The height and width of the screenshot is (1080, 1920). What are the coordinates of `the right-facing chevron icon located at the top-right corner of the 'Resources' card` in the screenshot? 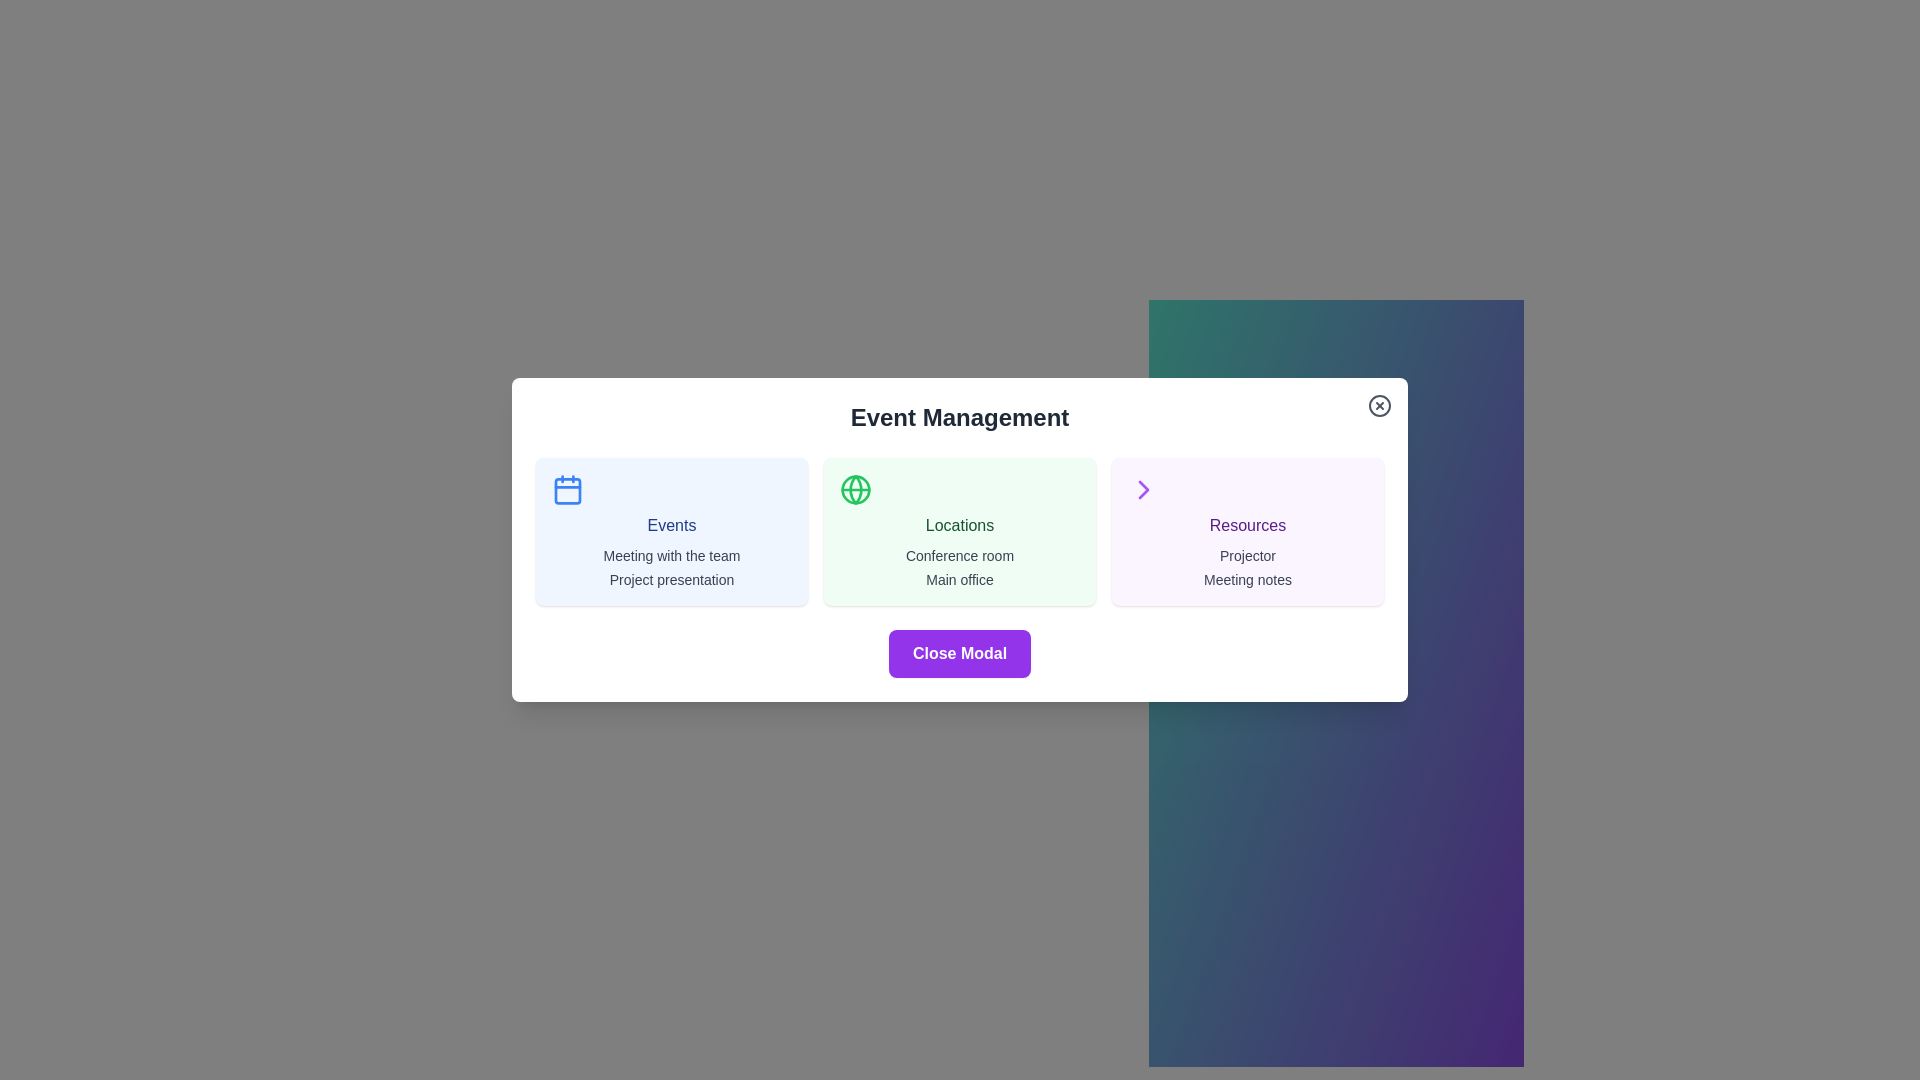 It's located at (1143, 489).